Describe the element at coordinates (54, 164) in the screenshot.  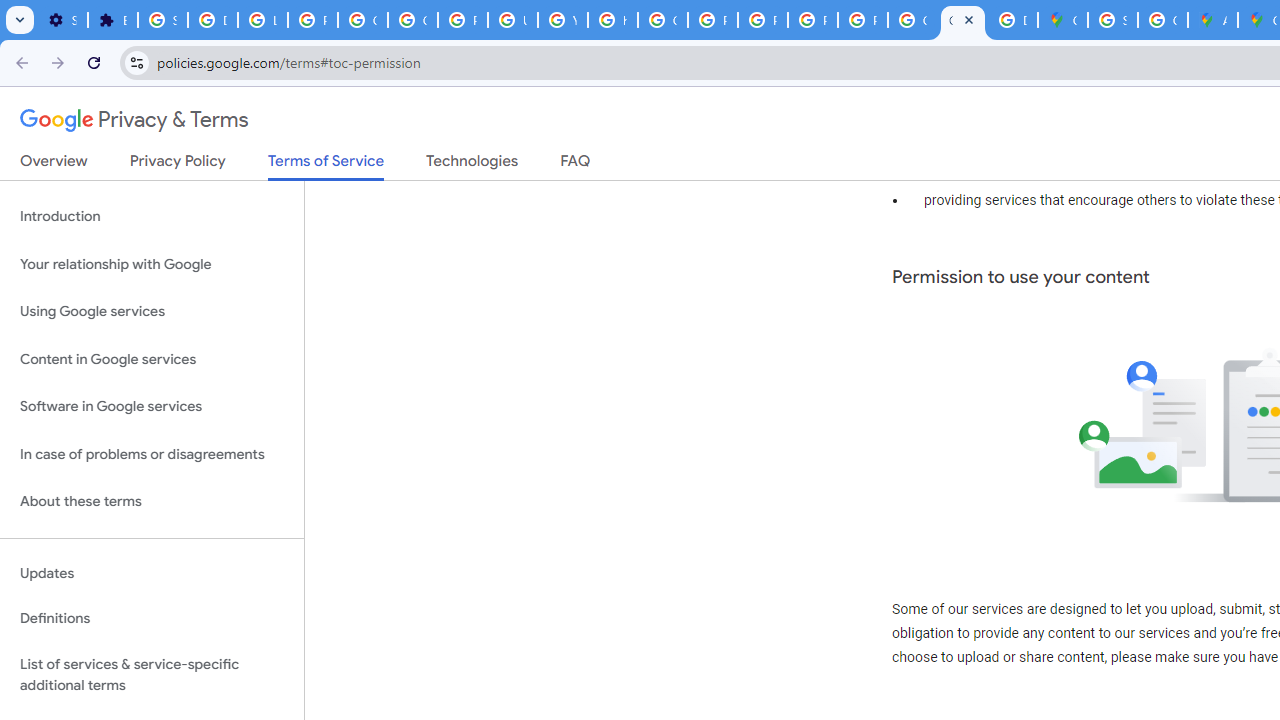
I see `'Overview'` at that location.